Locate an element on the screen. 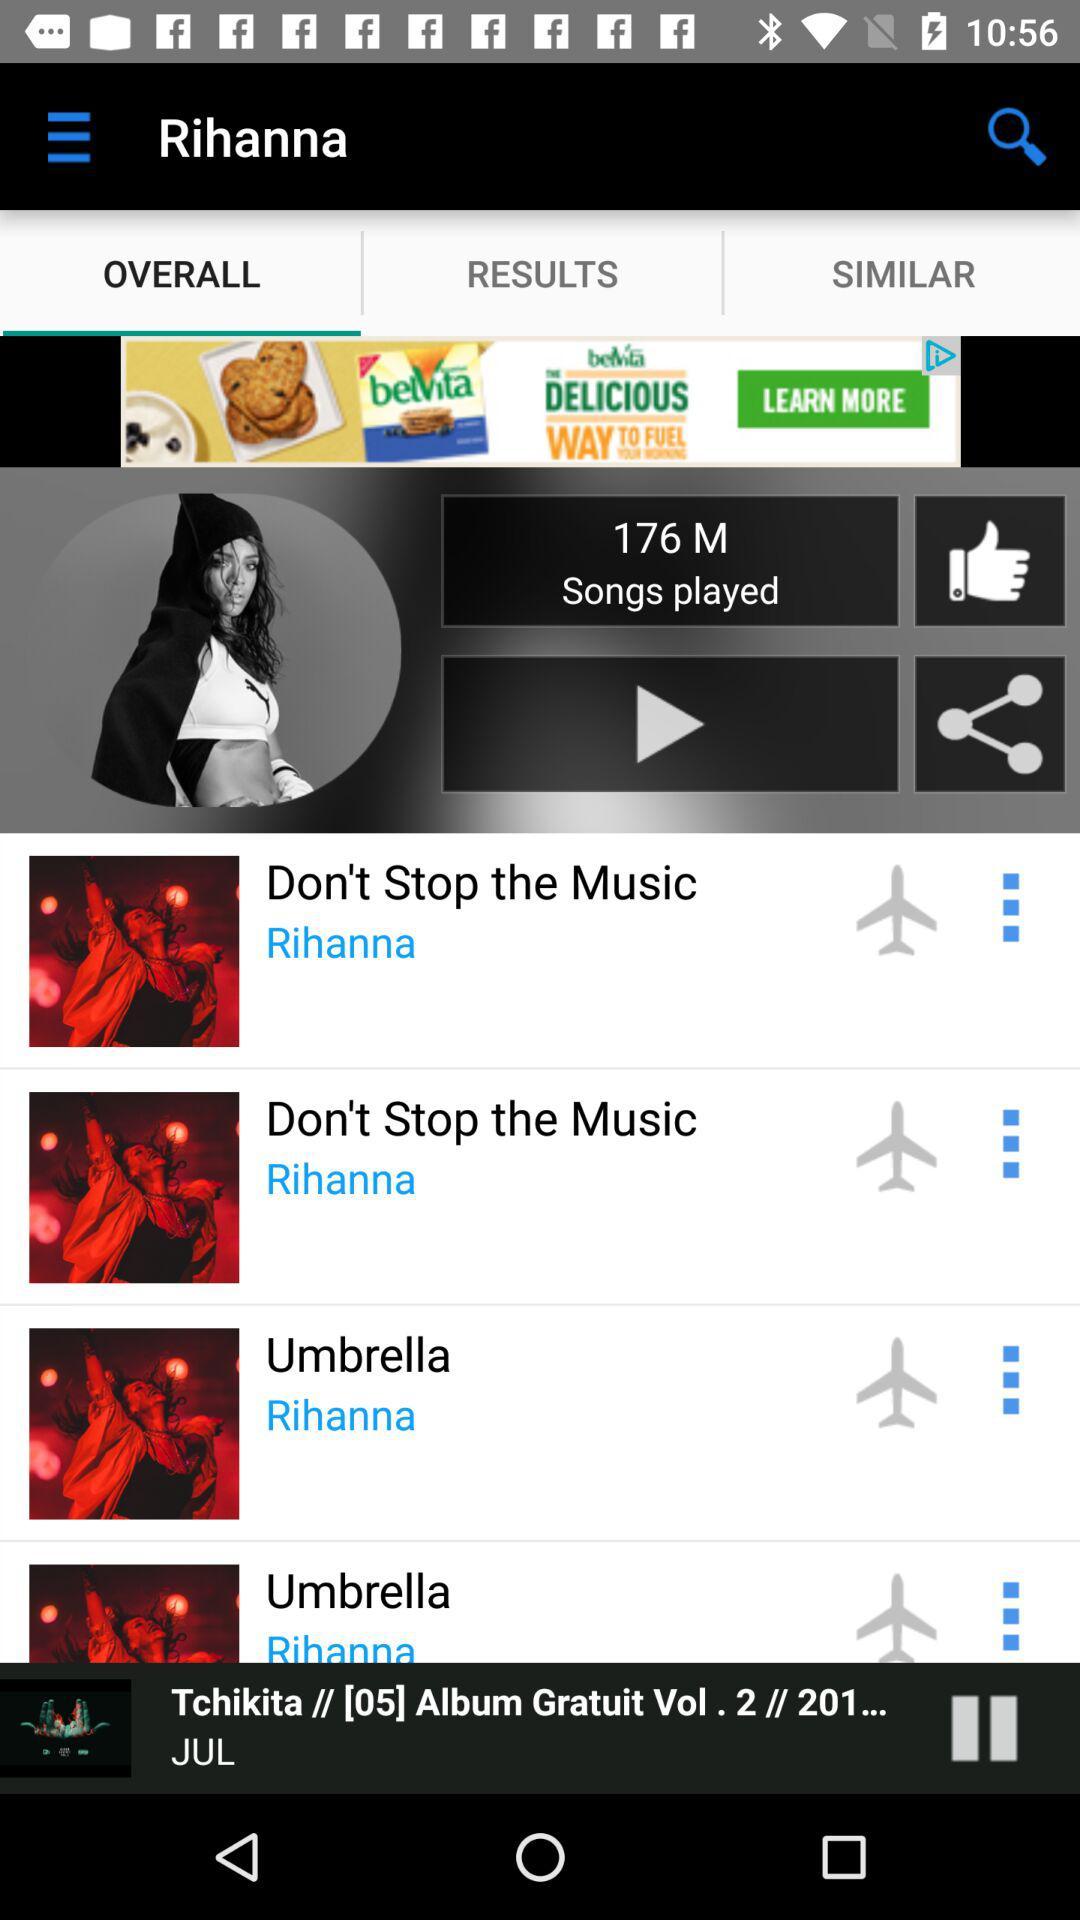 Image resolution: width=1080 pixels, height=1920 pixels. nofication is located at coordinates (1008, 903).